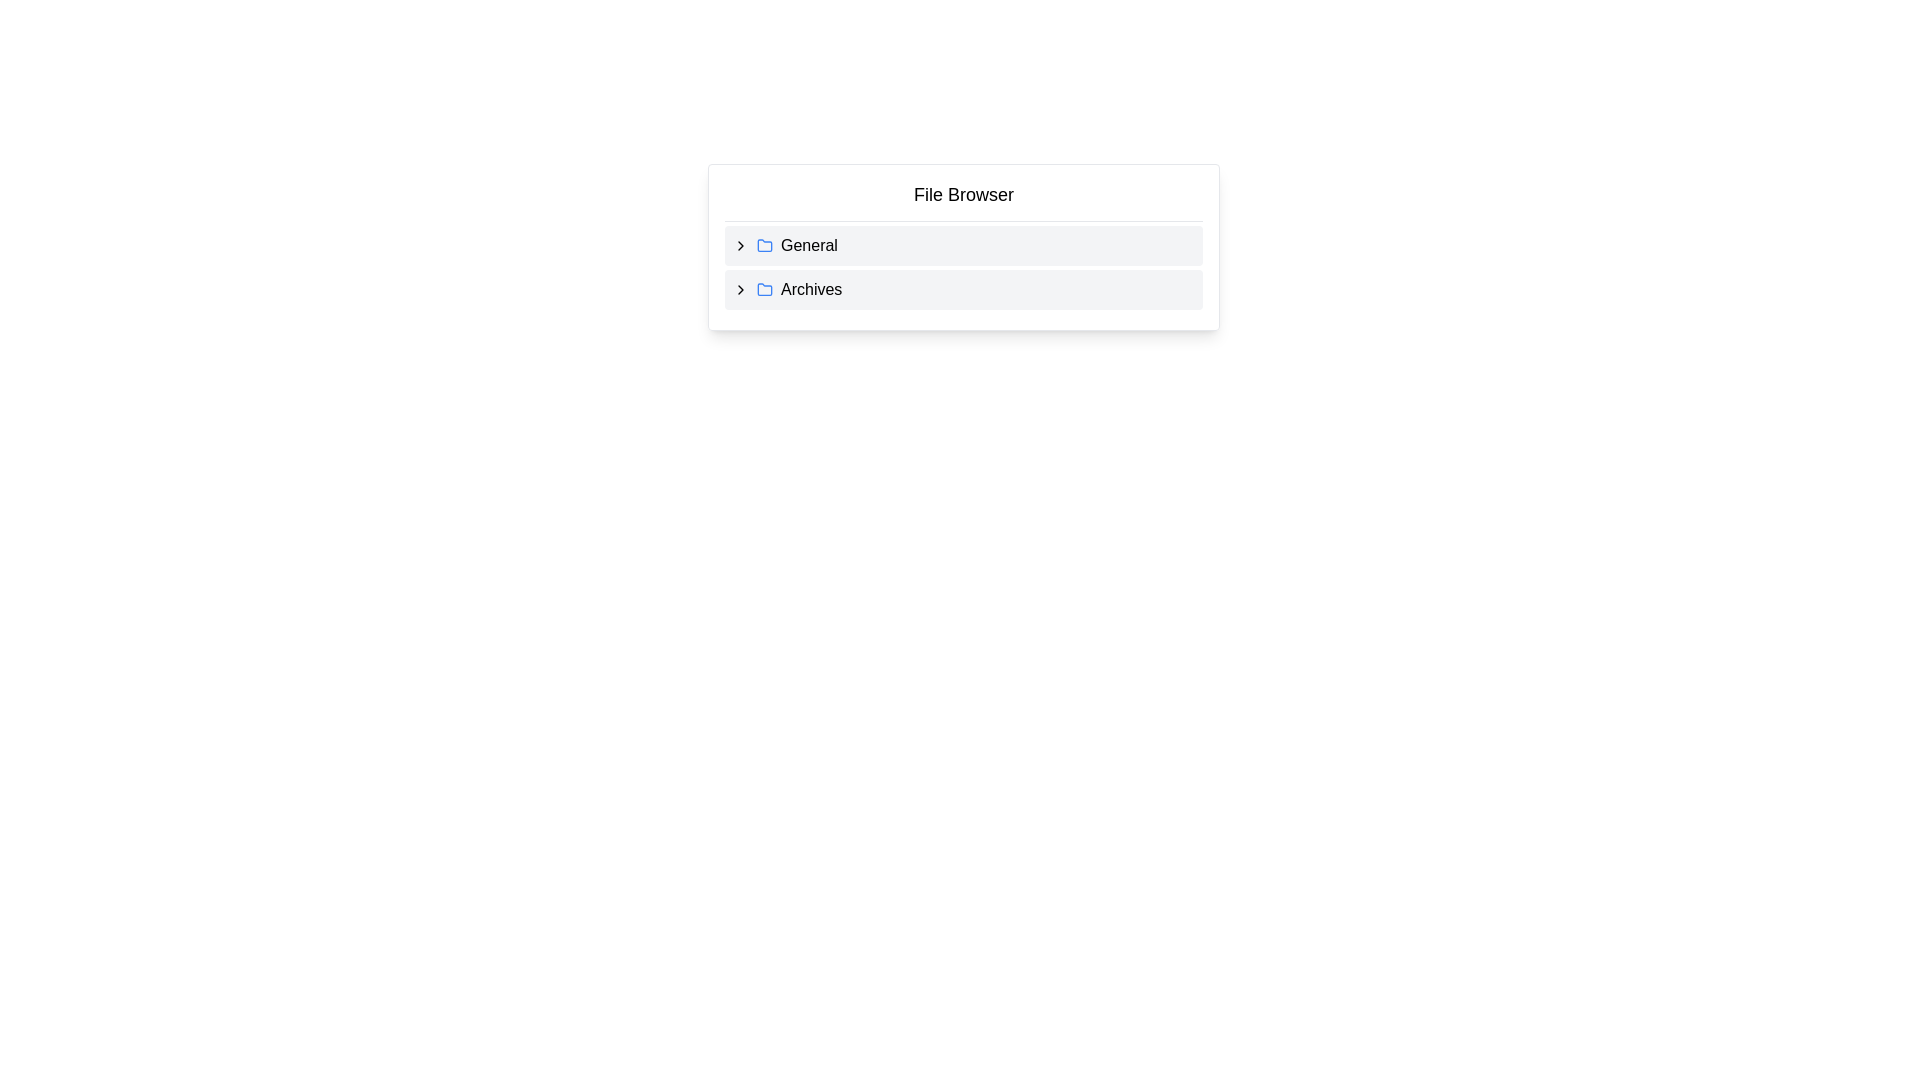 The image size is (1920, 1080). I want to click on the chevron icon that toggles the 'General' section for tooltip or visual feedback, so click(739, 245).